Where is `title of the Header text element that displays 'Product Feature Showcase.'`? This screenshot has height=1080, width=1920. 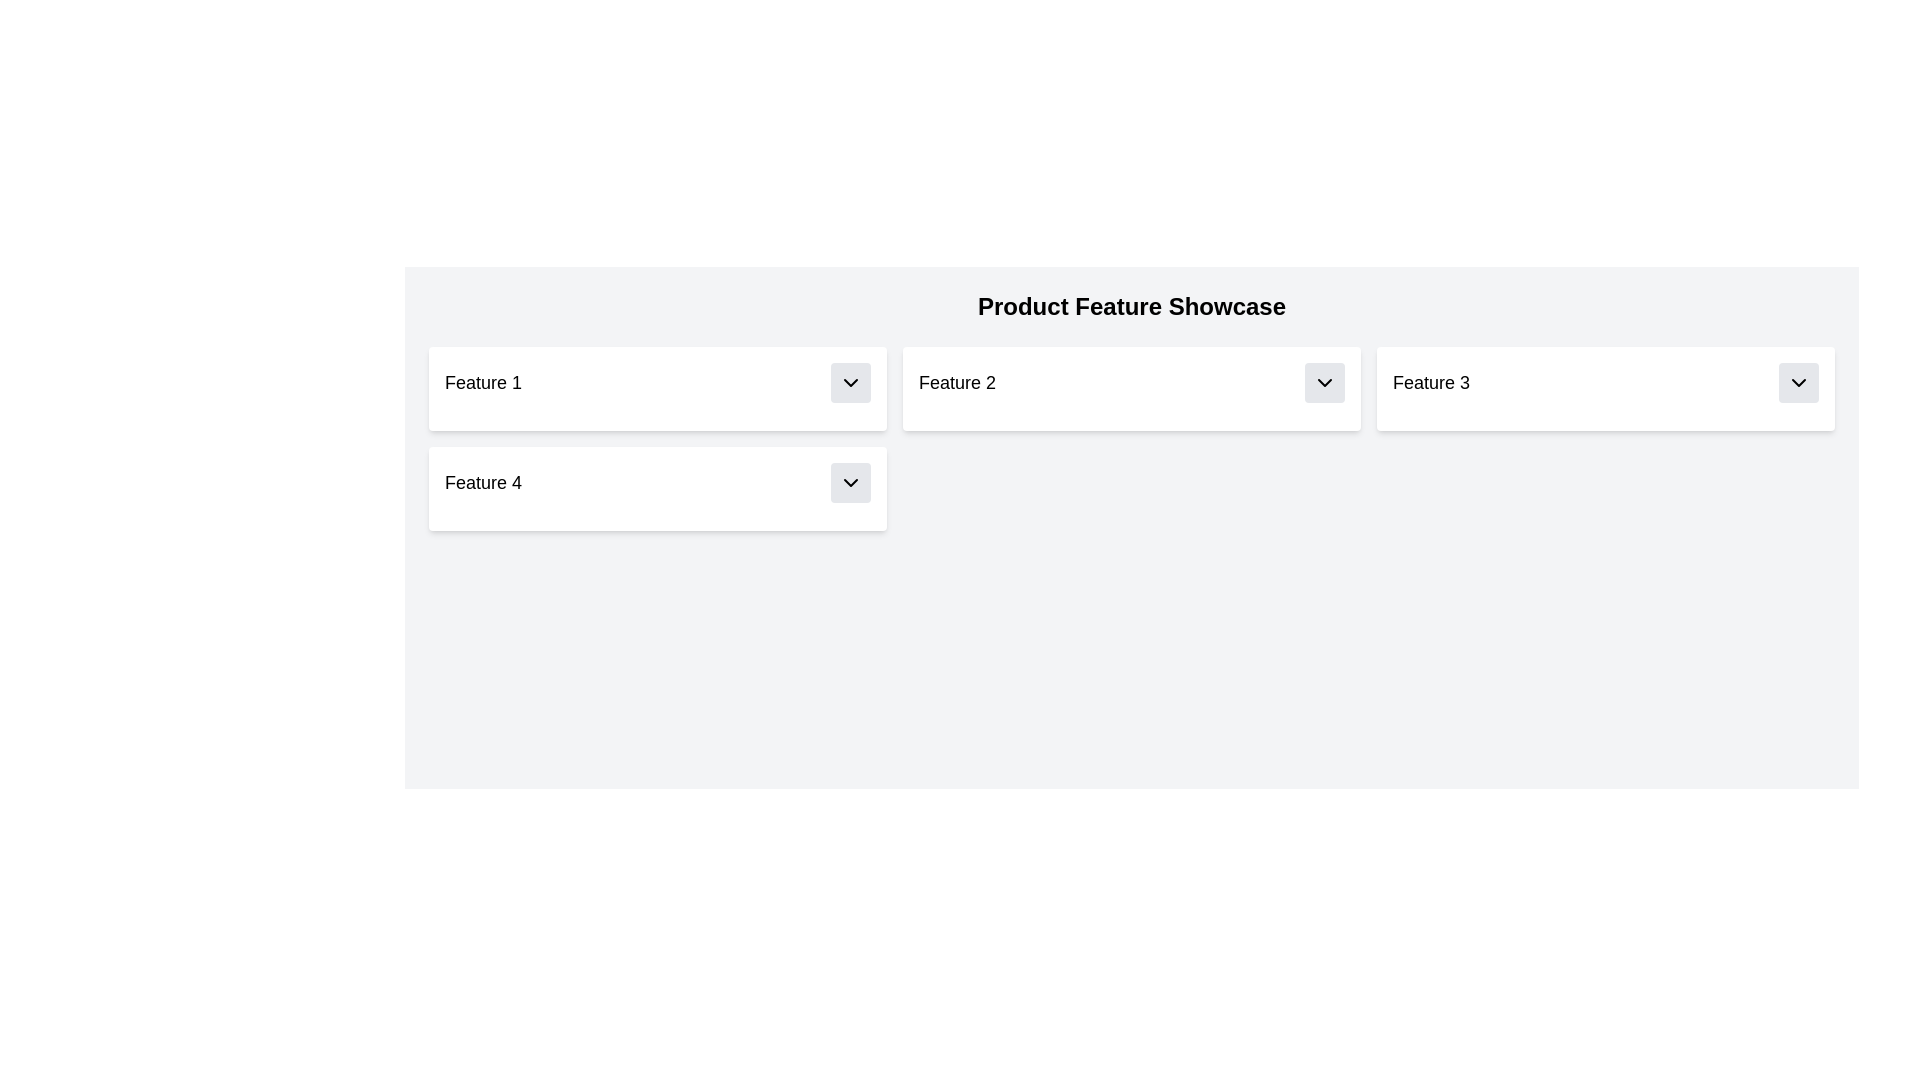
title of the Header text element that displays 'Product Feature Showcase.' is located at coordinates (1132, 307).